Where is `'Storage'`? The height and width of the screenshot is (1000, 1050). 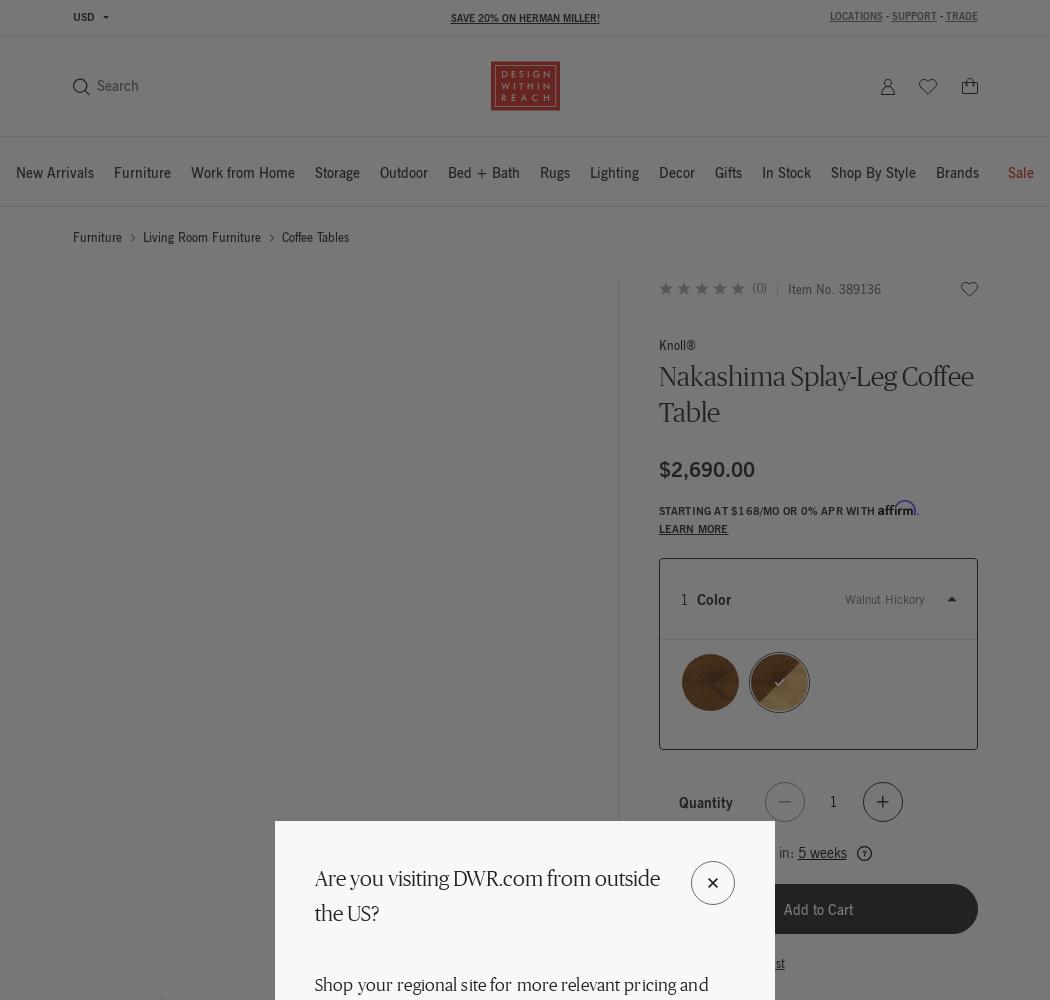
'Storage' is located at coordinates (315, 172).